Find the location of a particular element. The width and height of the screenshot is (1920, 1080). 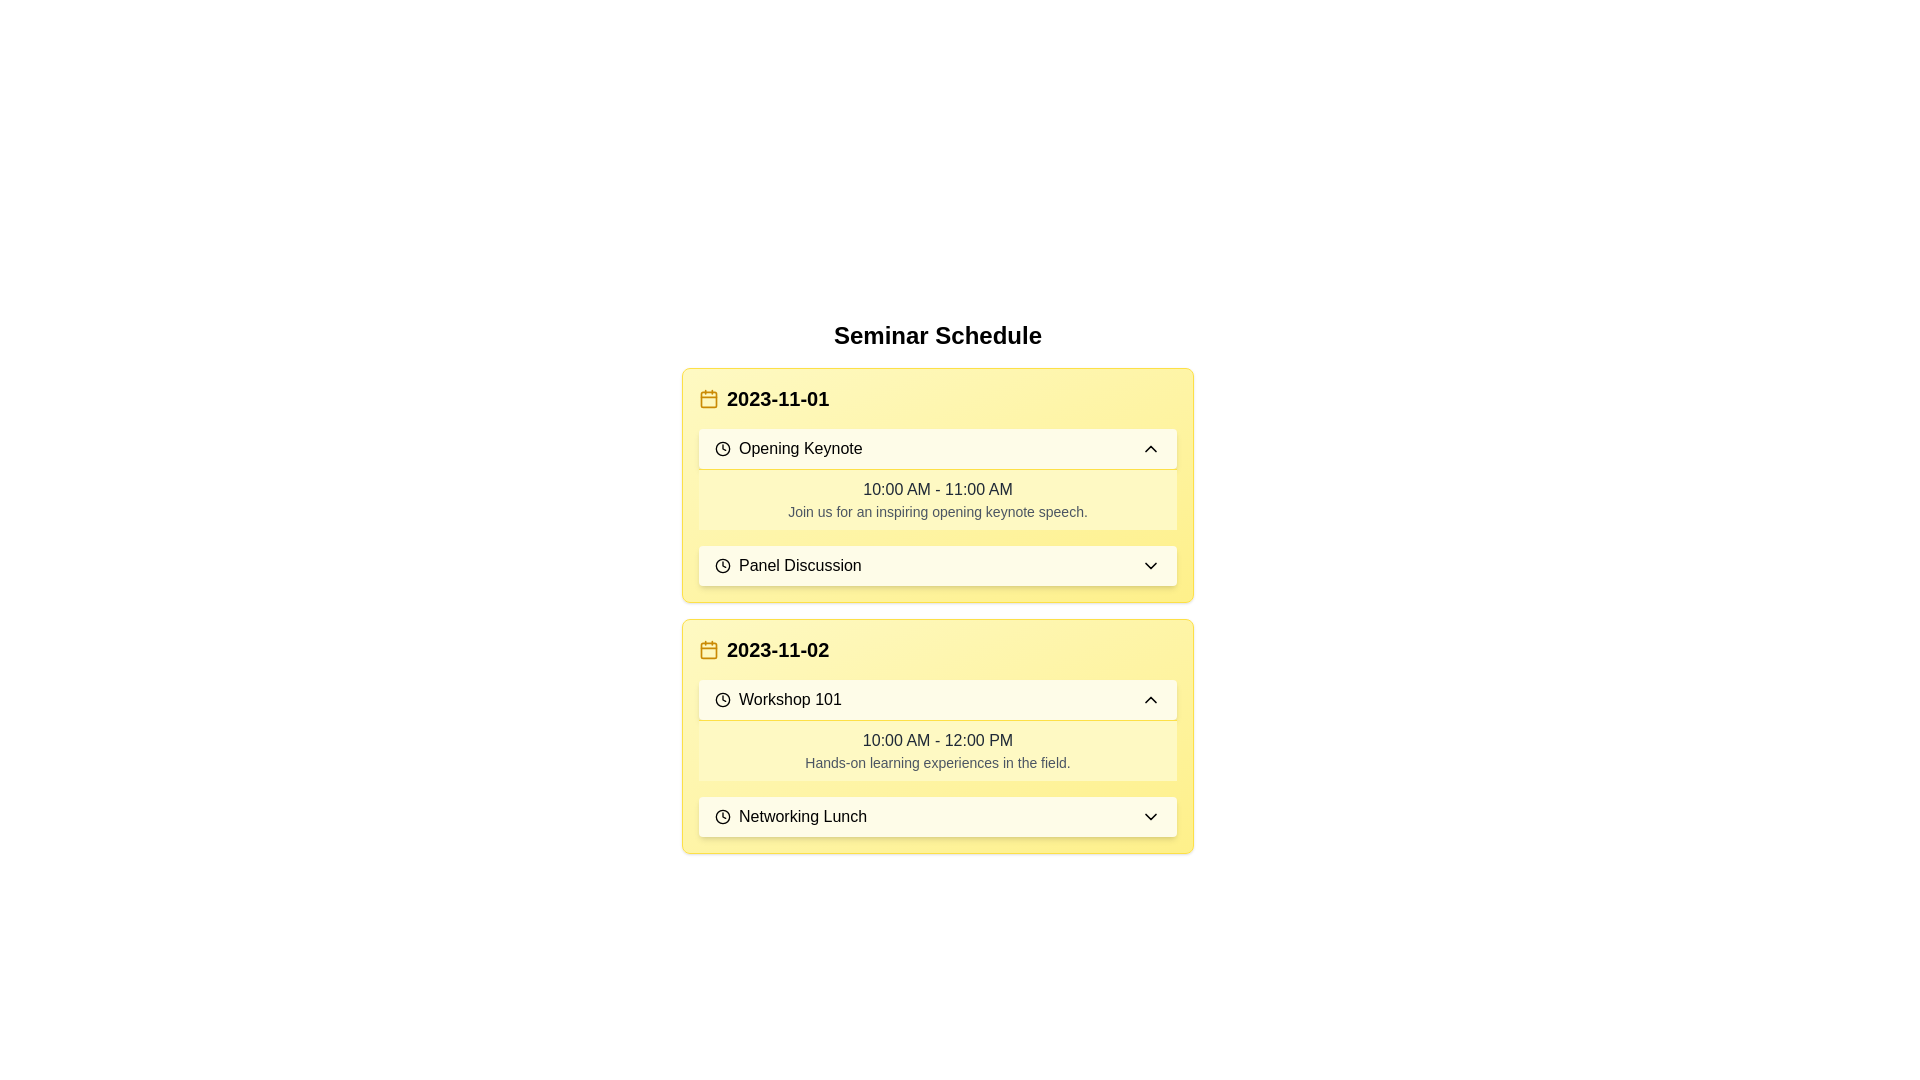

the informational card titled 'Workshop 101' with a light yellow background and dark text, located in the '2023-11-02' section is located at coordinates (936, 729).